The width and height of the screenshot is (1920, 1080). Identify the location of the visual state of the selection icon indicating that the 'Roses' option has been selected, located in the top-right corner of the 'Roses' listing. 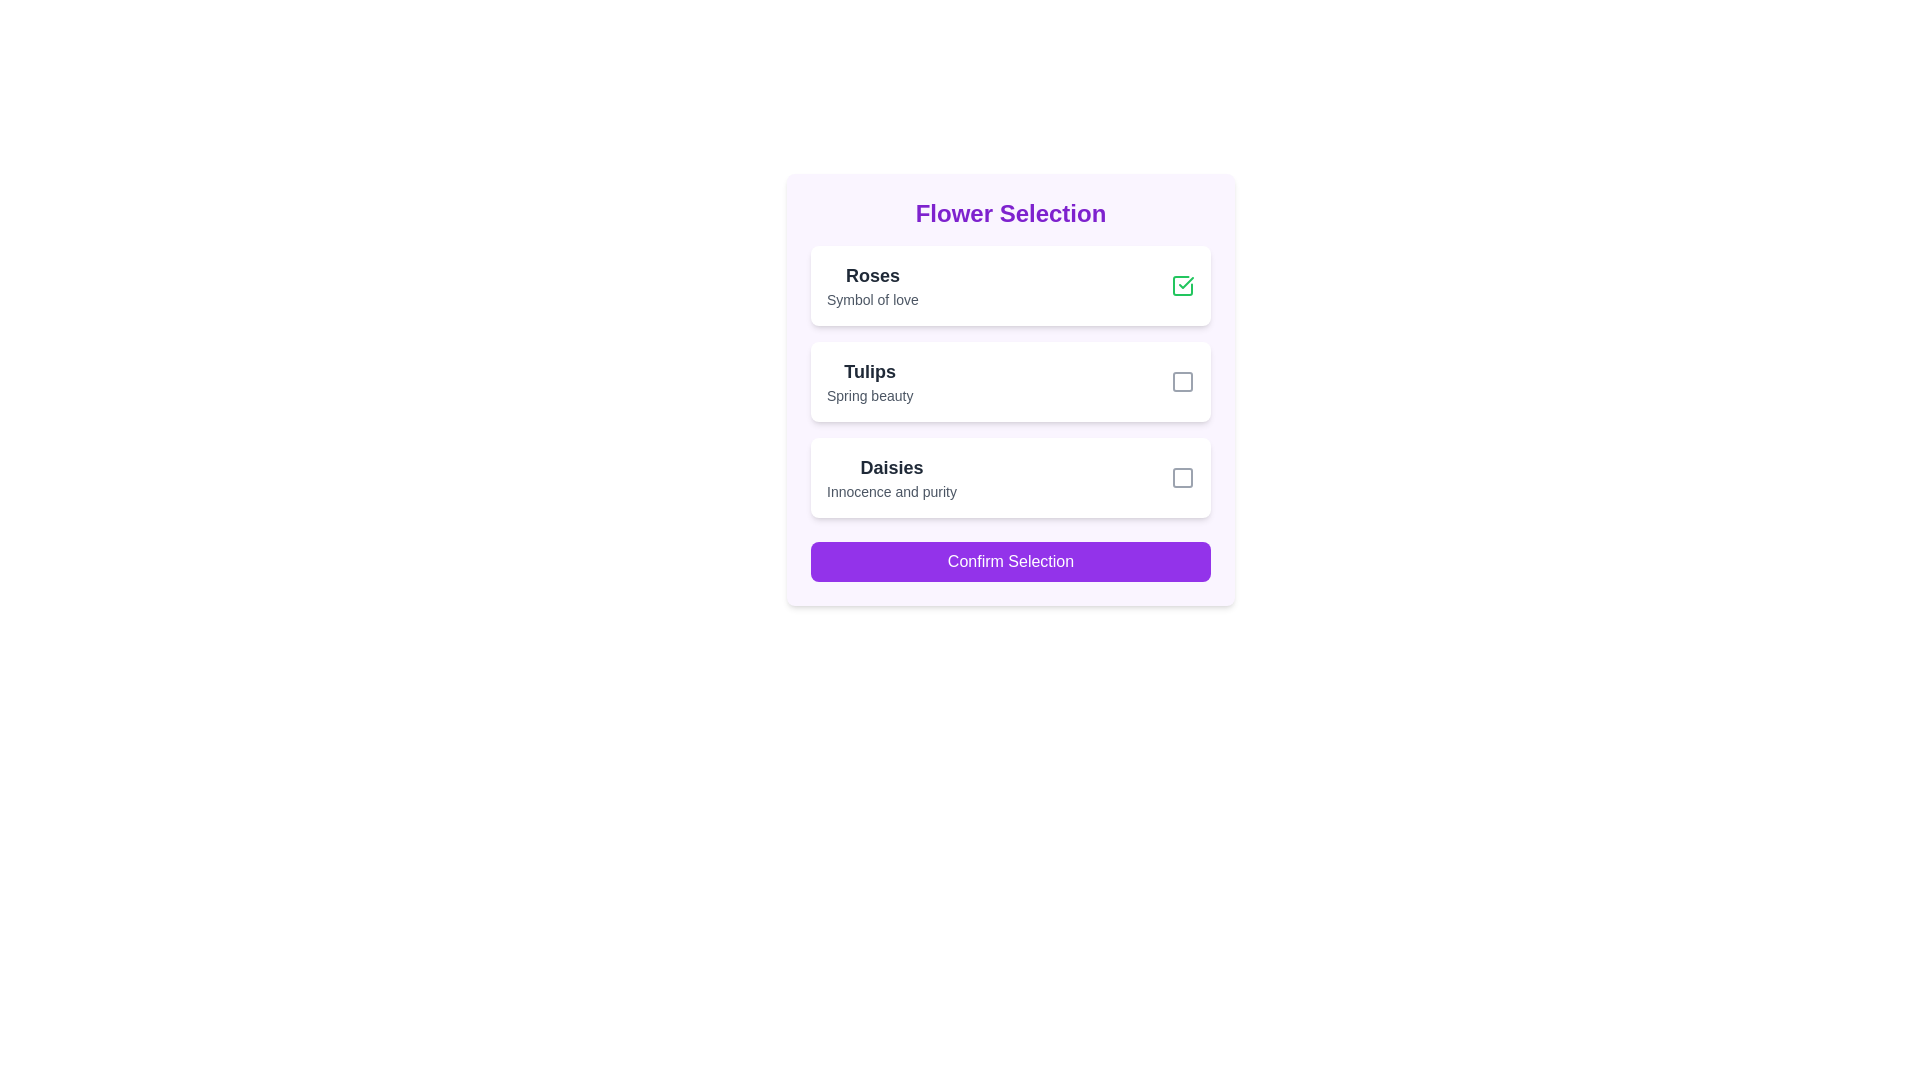
(1186, 282).